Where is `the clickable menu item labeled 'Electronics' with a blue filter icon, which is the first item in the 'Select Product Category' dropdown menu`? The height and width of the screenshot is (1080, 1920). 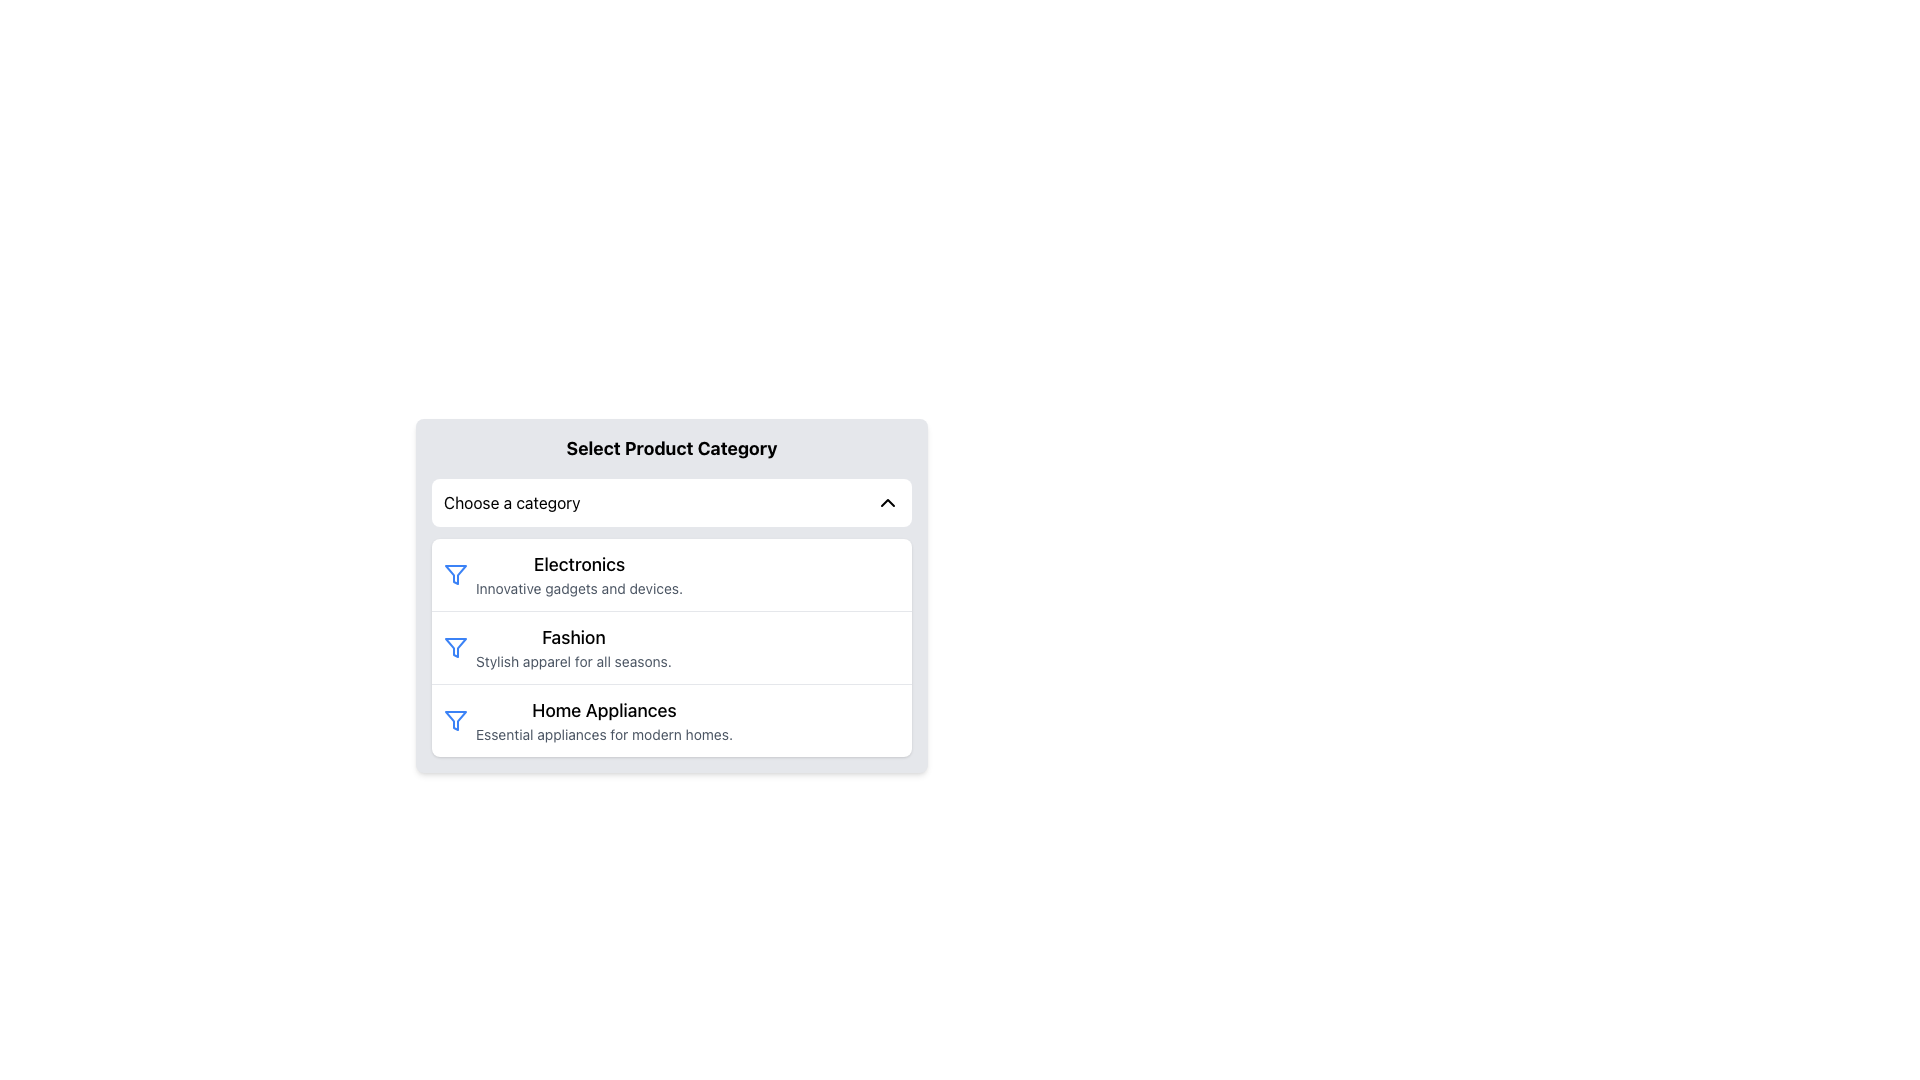 the clickable menu item labeled 'Electronics' with a blue filter icon, which is the first item in the 'Select Product Category' dropdown menu is located at coordinates (672, 574).